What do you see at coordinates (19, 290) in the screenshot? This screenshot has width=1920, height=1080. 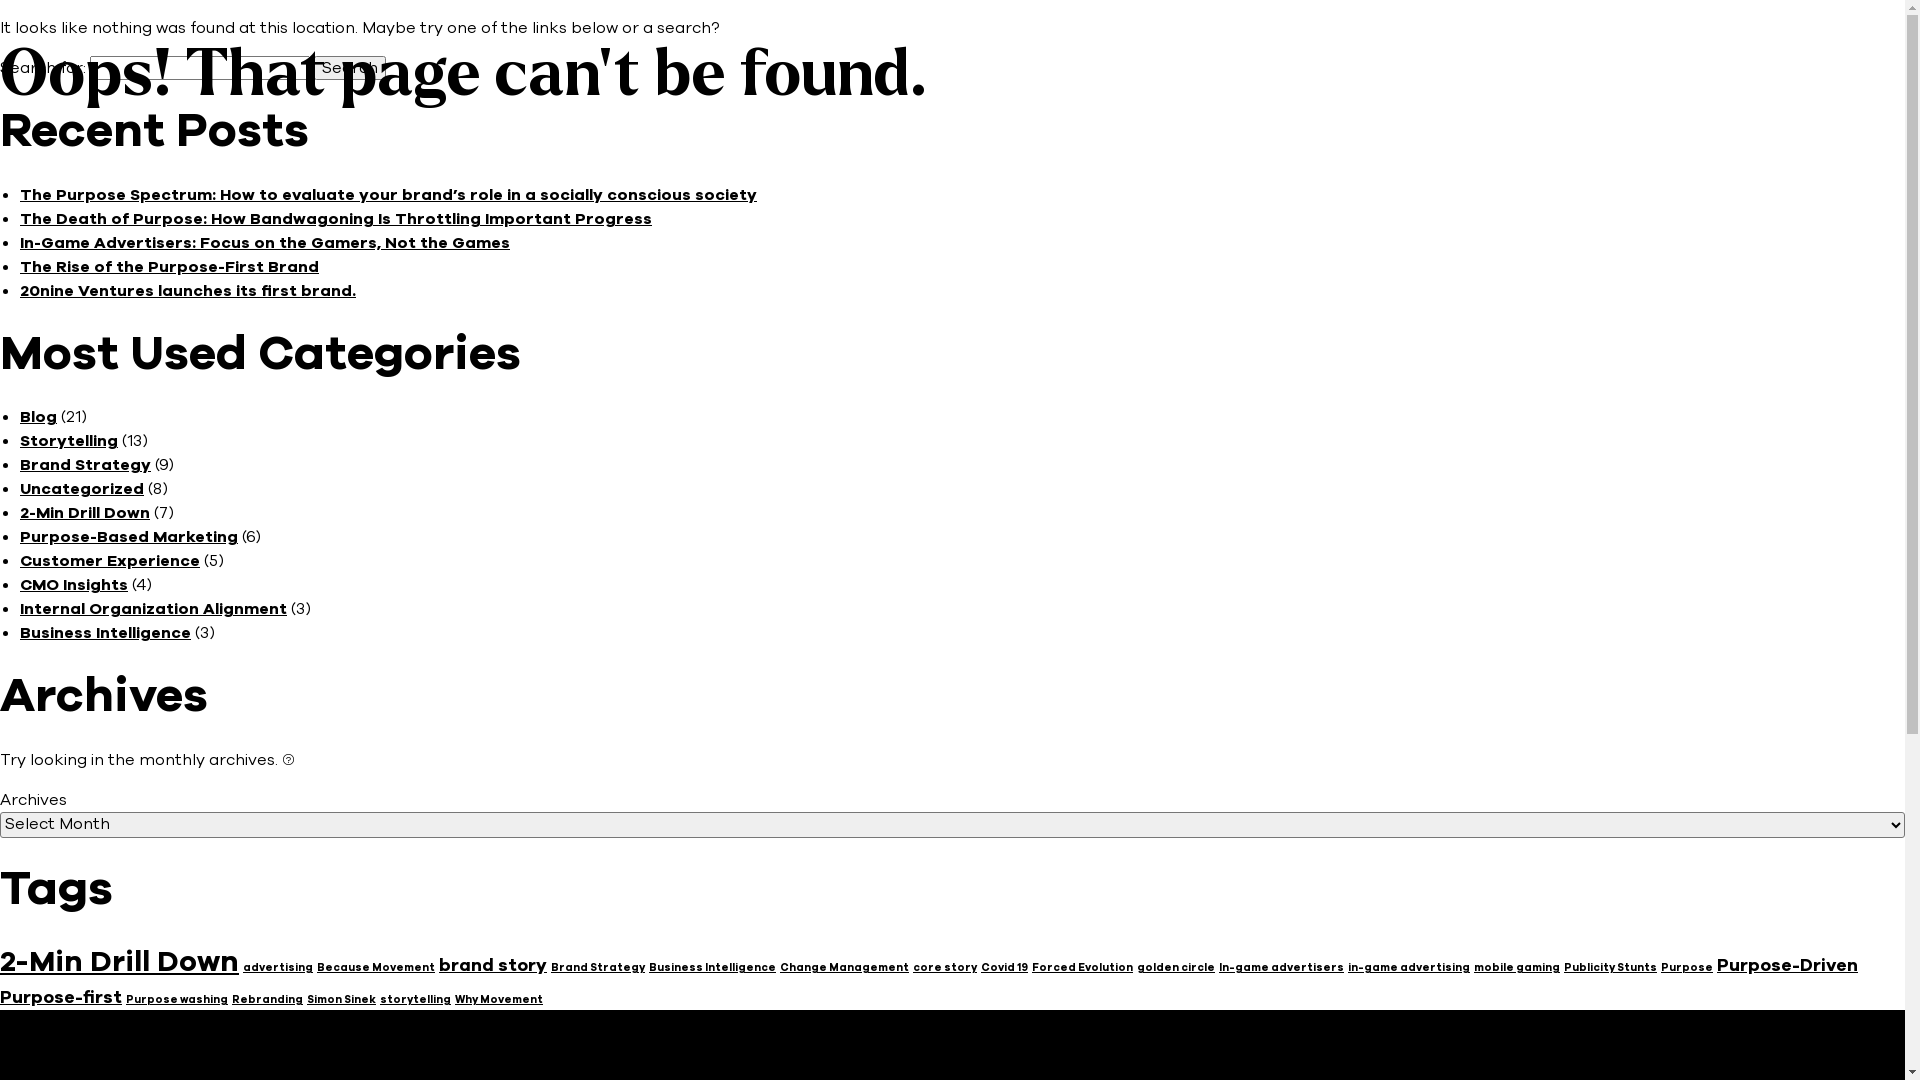 I see `'20nine Ventures launches its first brand.'` at bounding box center [19, 290].